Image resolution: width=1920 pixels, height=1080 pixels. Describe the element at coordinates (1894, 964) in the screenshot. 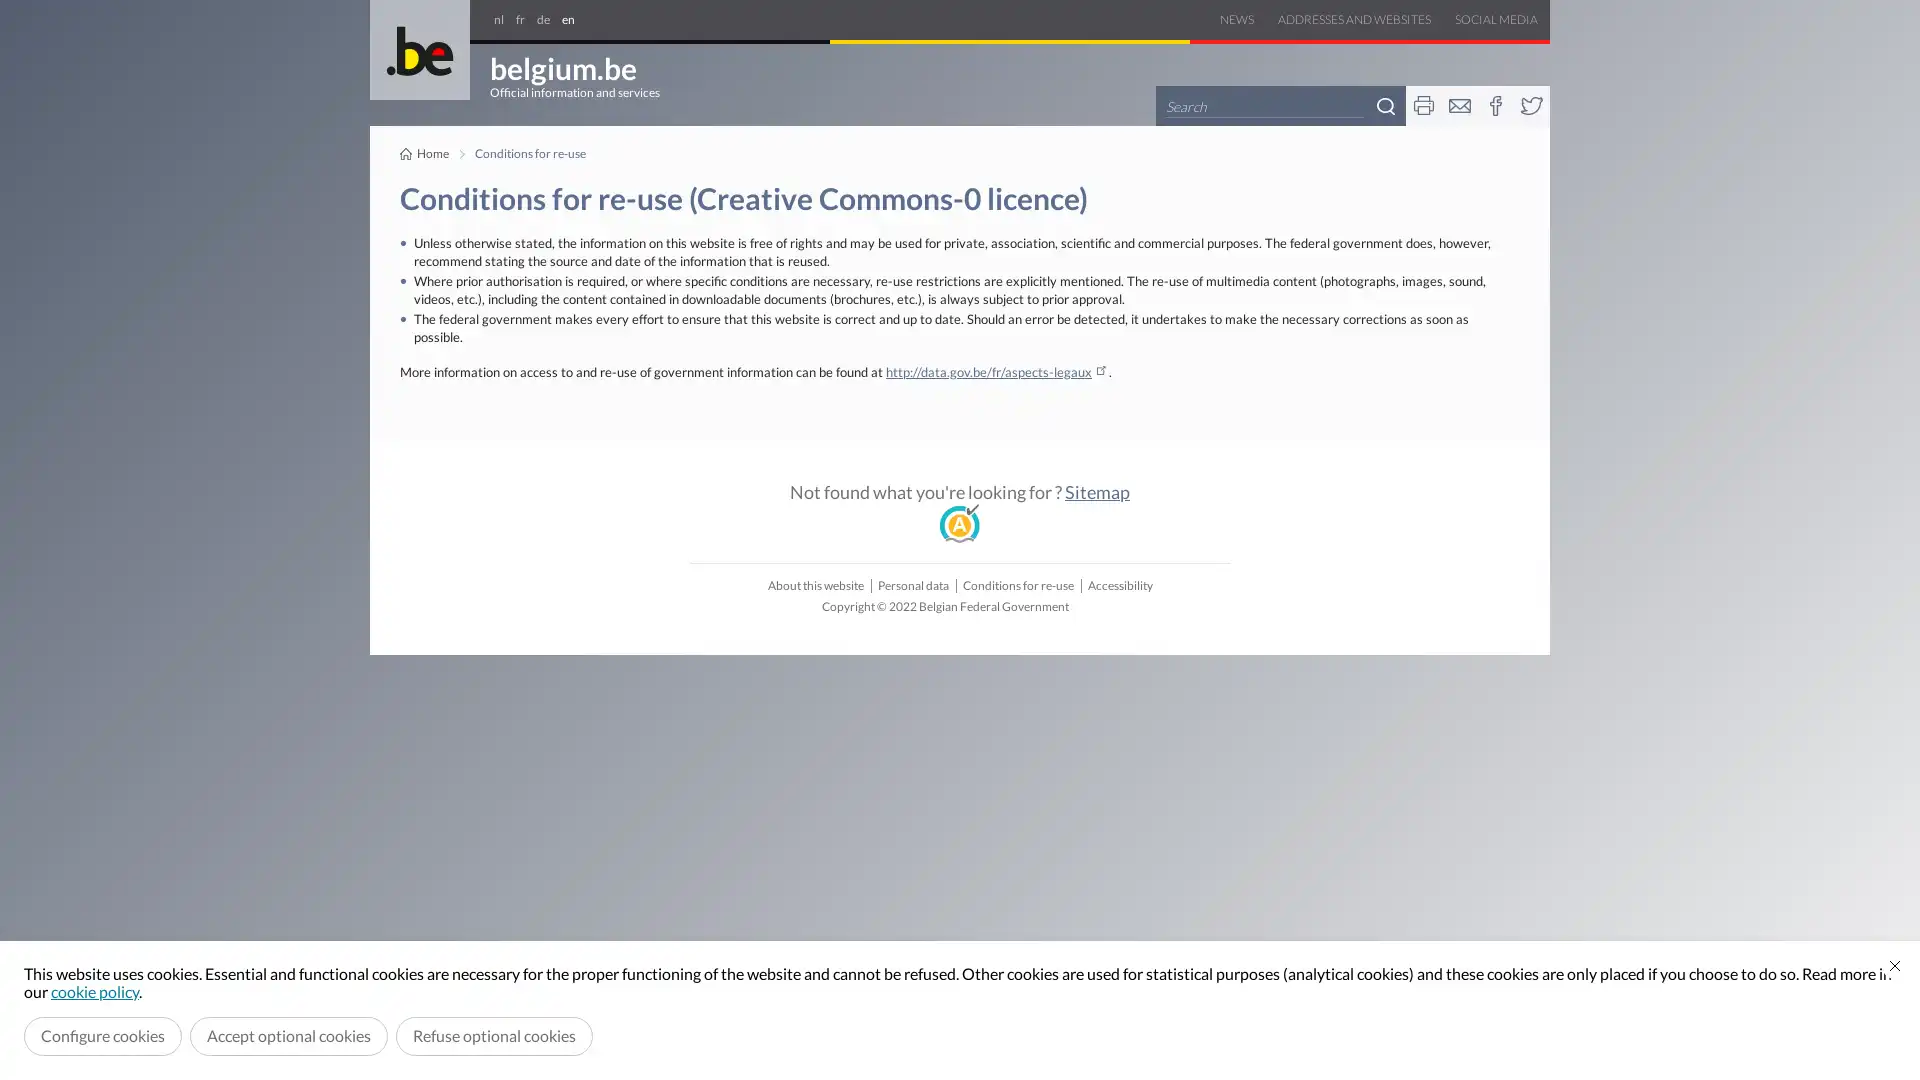

I see `Close` at that location.